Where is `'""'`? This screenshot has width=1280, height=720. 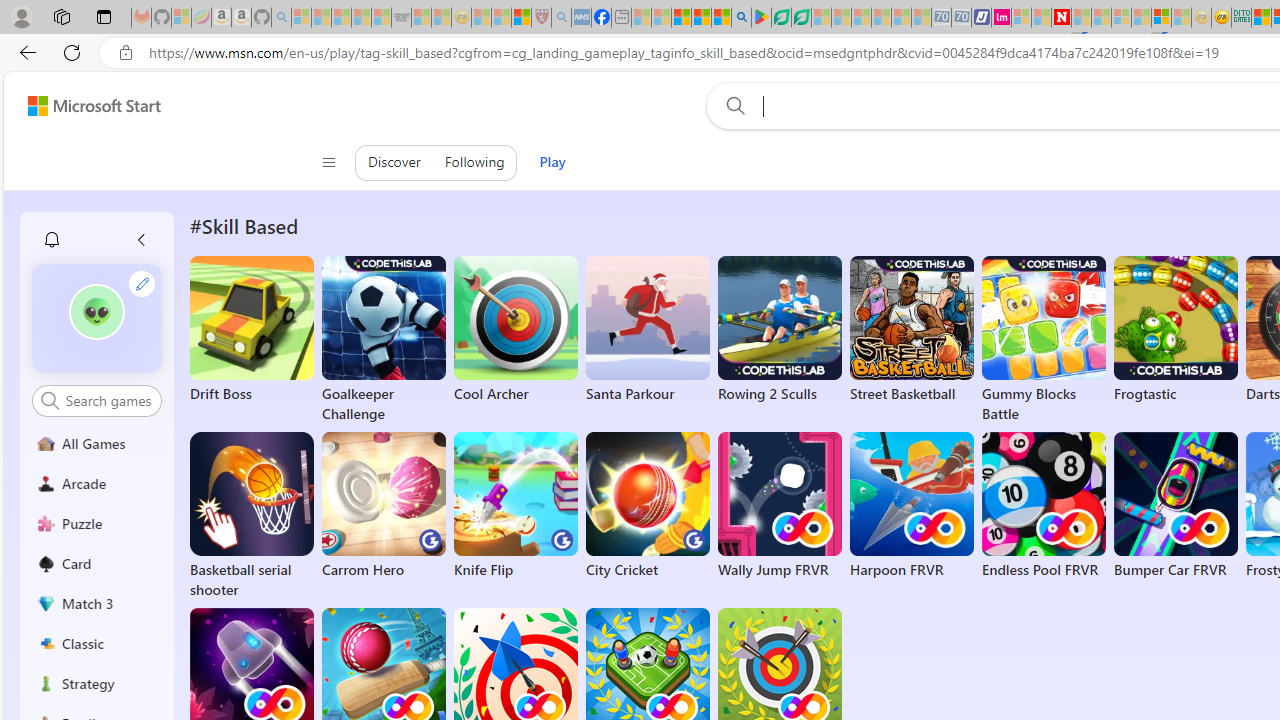
'""' is located at coordinates (95, 312).